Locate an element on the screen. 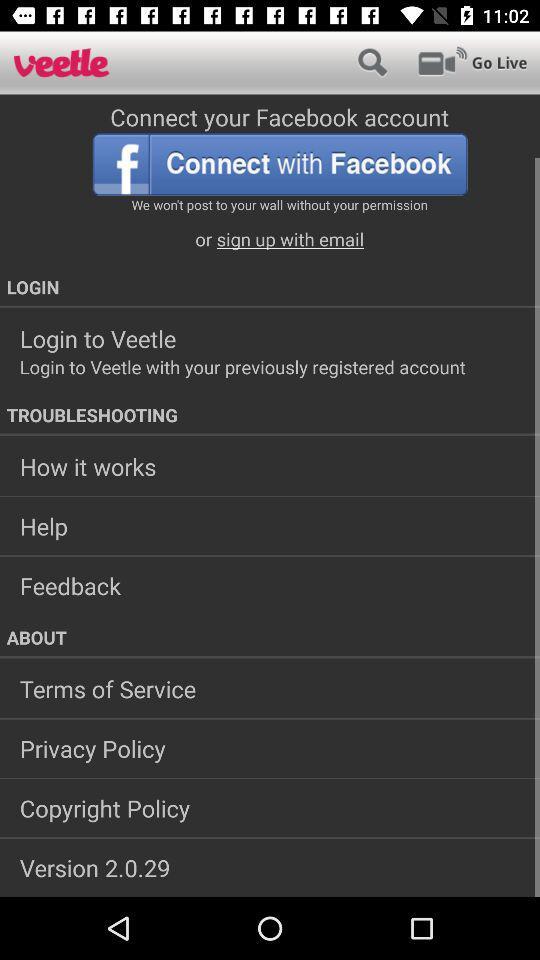  open home page is located at coordinates (61, 62).